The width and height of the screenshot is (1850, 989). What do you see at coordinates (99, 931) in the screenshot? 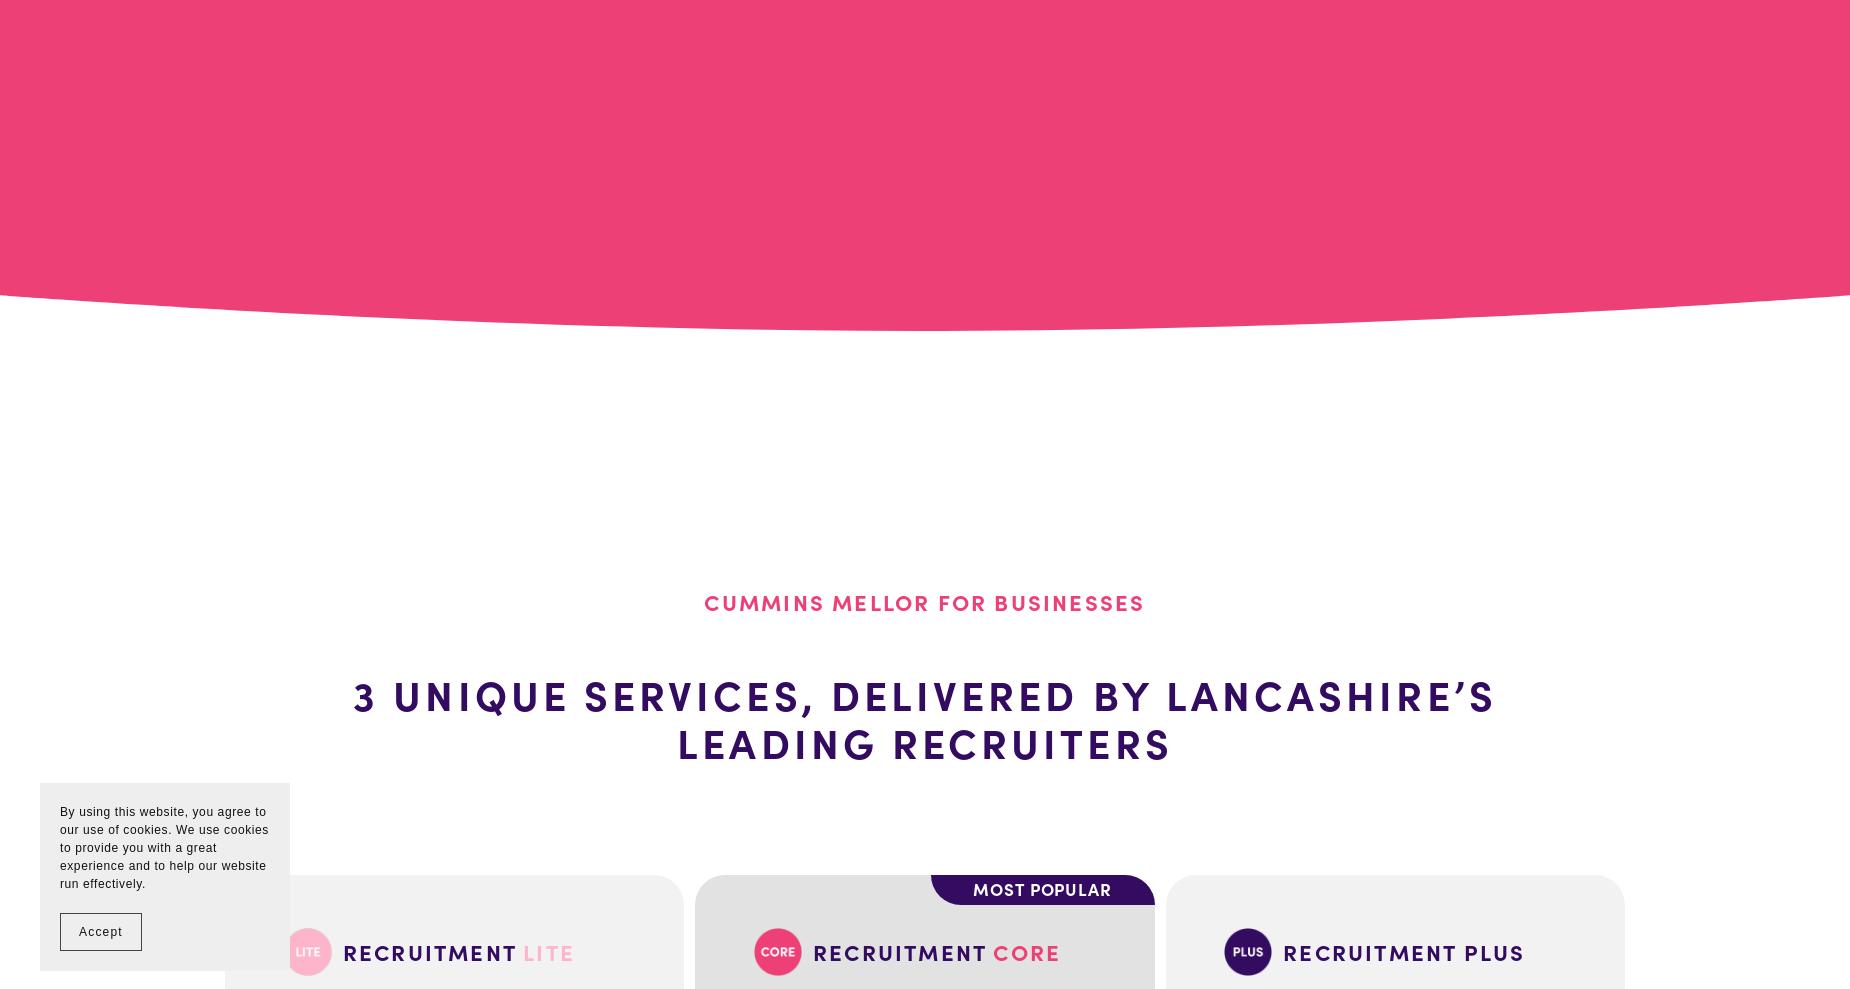
I see `'Accept'` at bounding box center [99, 931].